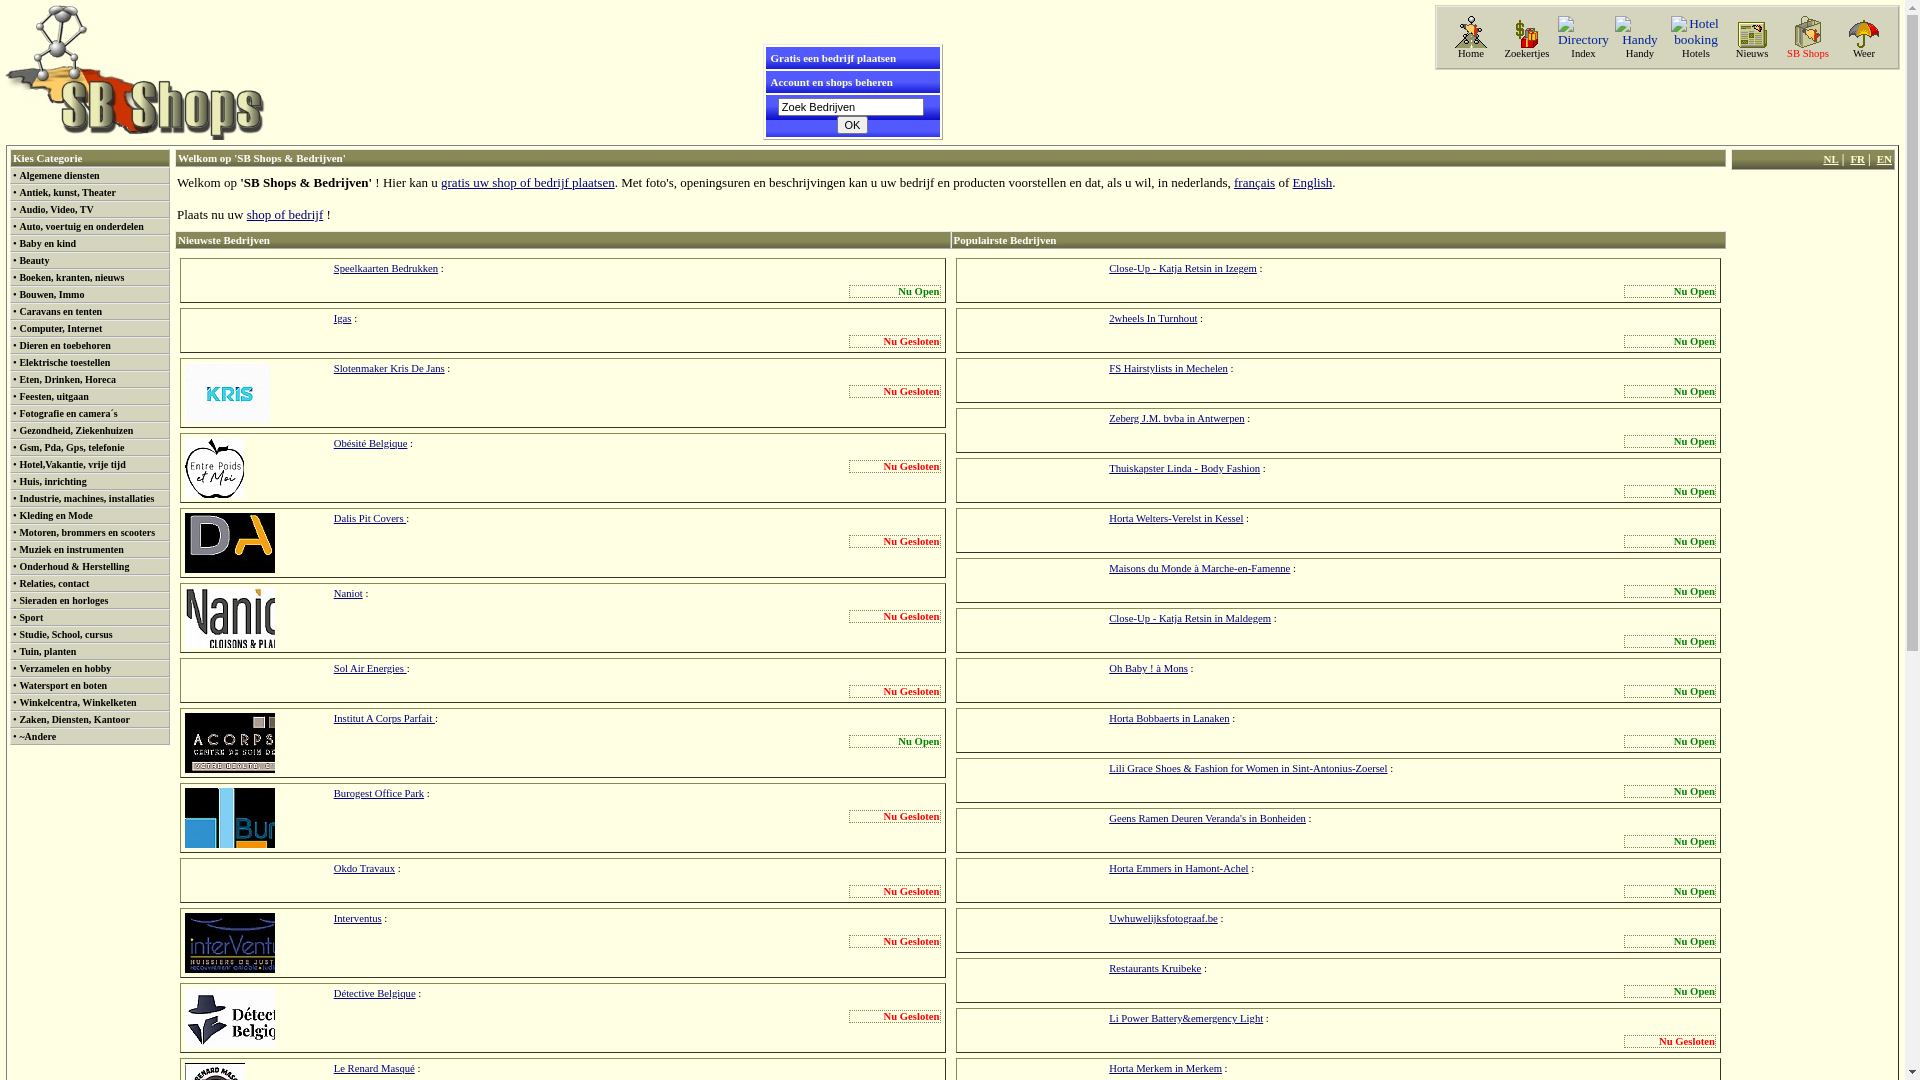 This screenshot has height=1080, width=1920. Describe the element at coordinates (1107, 468) in the screenshot. I see `'Thuiskapster Linda - Body Fashion'` at that location.